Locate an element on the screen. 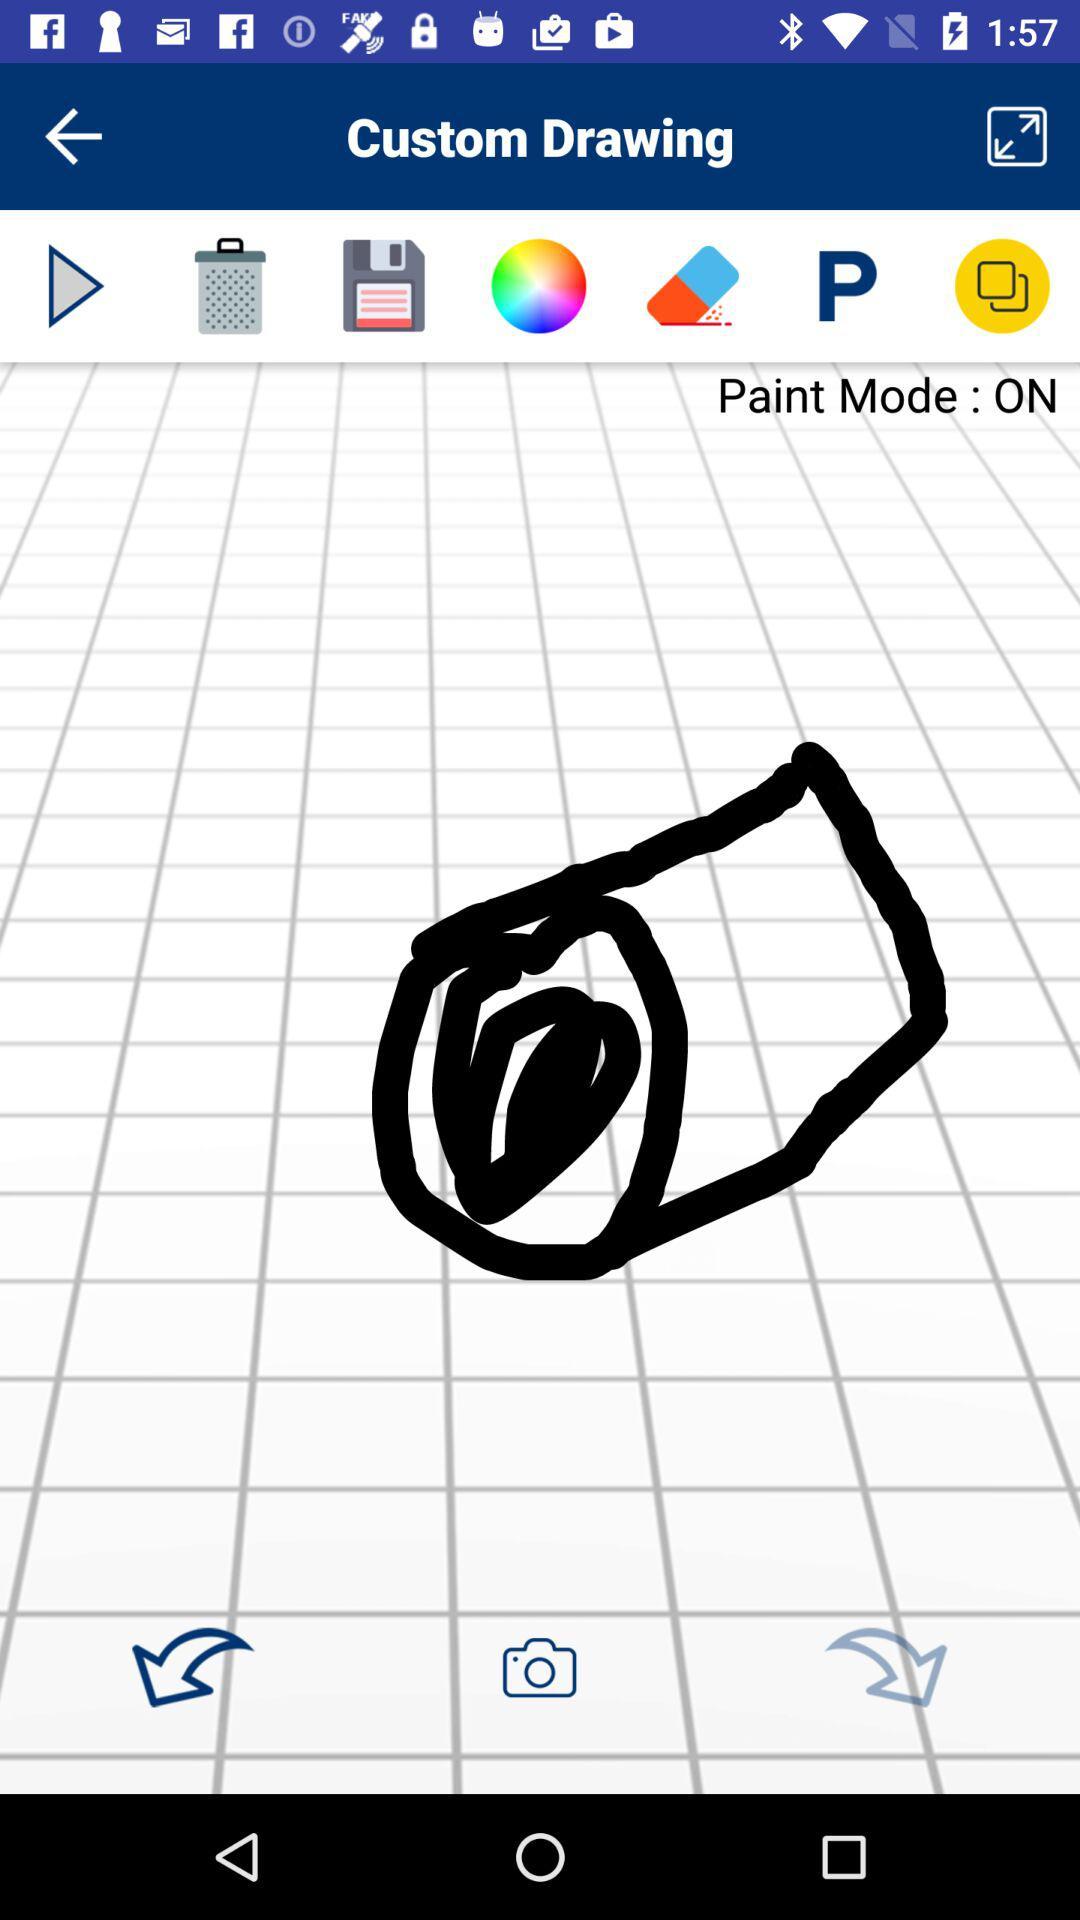 The width and height of the screenshot is (1080, 1920). item below the custom drawing is located at coordinates (537, 285).